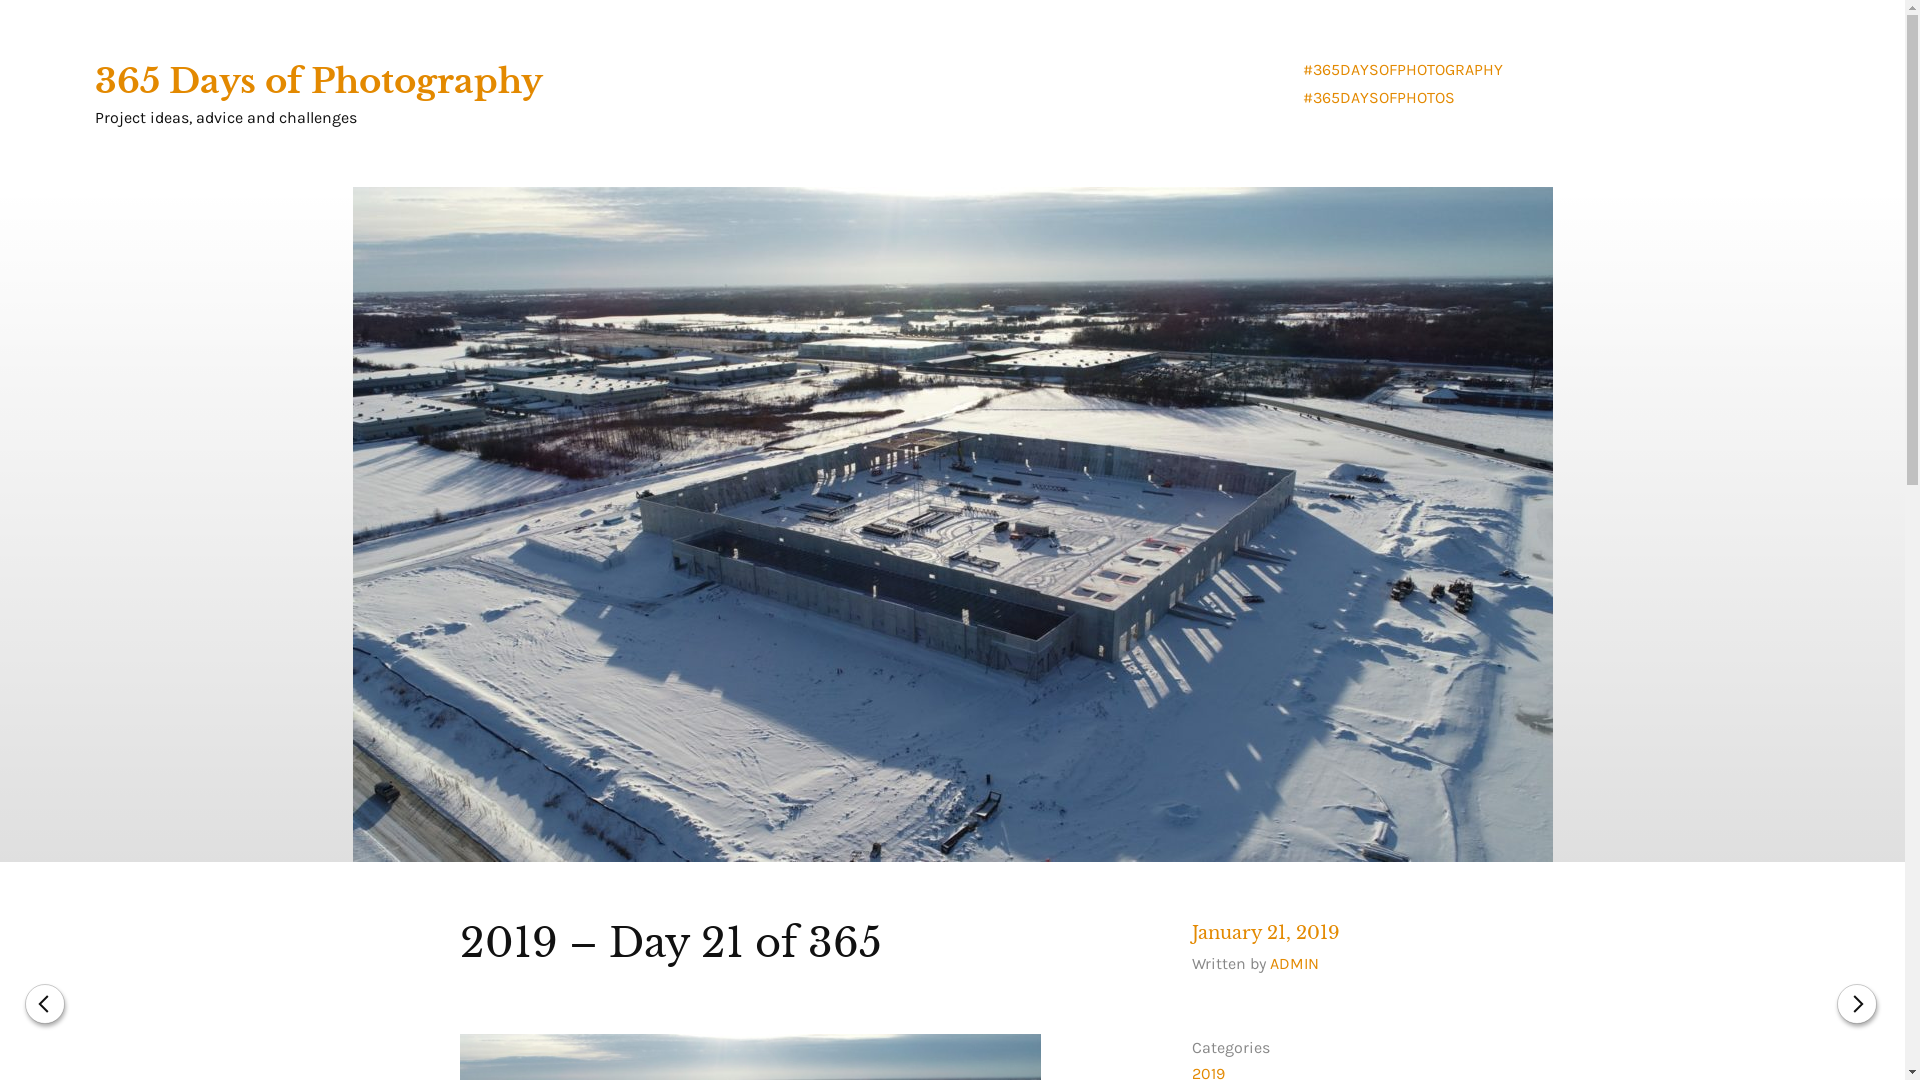 This screenshot has height=1080, width=1920. What do you see at coordinates (1265, 933) in the screenshot?
I see `'January 21, 2019'` at bounding box center [1265, 933].